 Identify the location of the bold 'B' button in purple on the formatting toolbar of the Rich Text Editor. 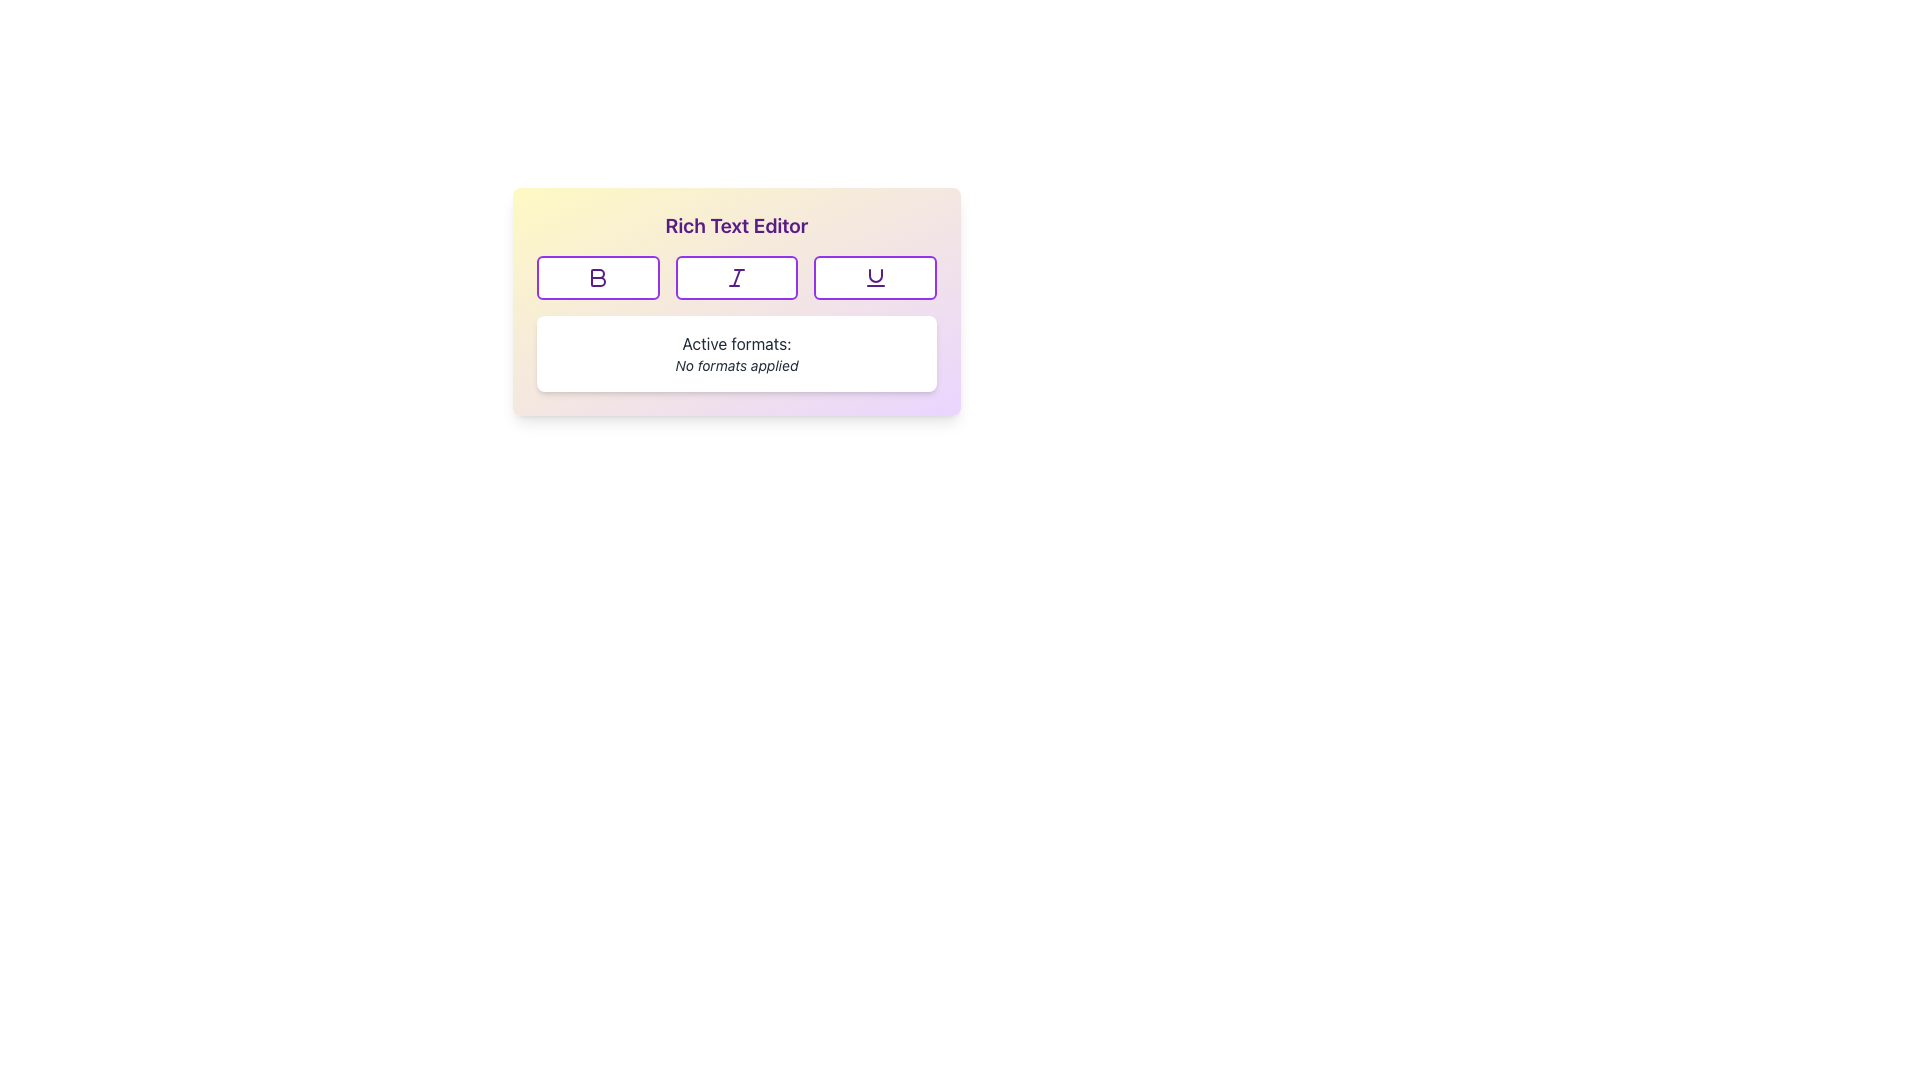
(597, 277).